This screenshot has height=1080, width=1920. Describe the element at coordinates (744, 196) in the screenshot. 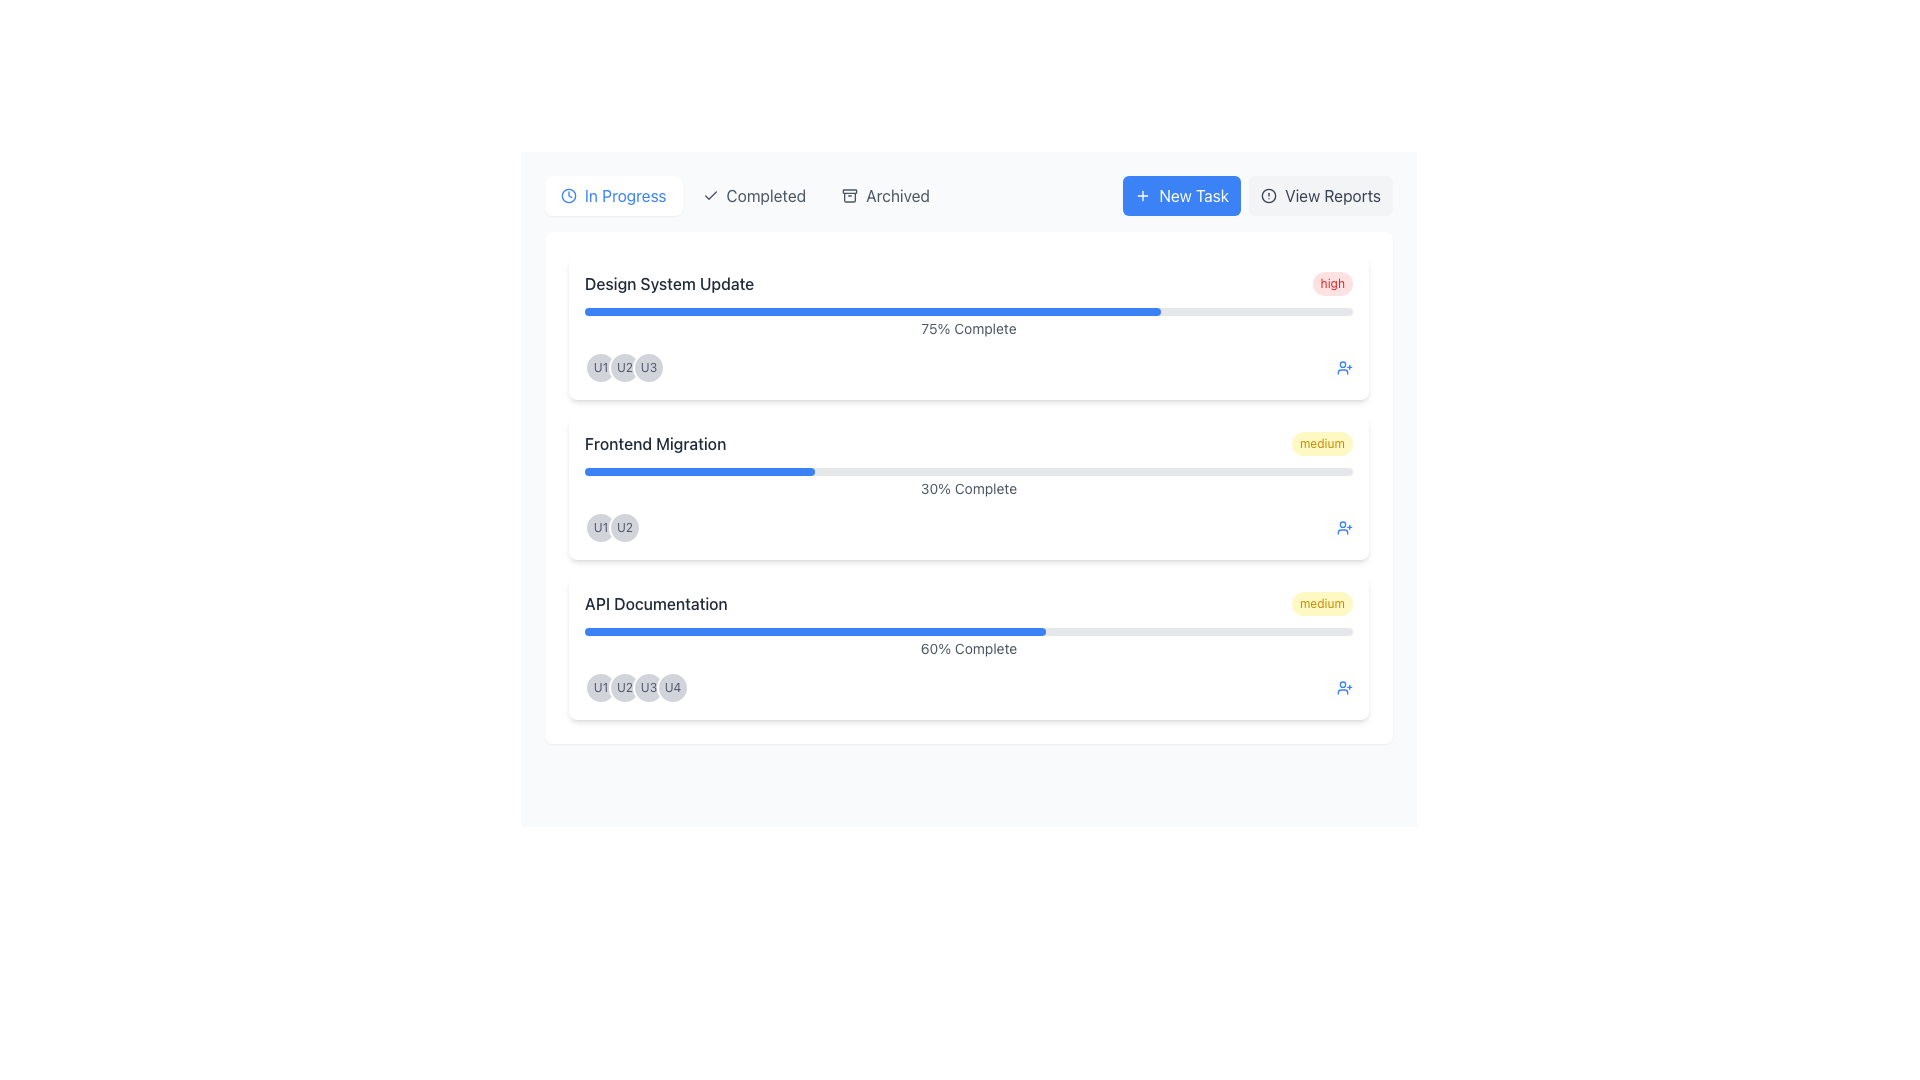

I see `the 'Completed' button, which is the second of three horizontally aligned status buttons labeled 'In Progress', 'Completed', and 'Archived'` at that location.